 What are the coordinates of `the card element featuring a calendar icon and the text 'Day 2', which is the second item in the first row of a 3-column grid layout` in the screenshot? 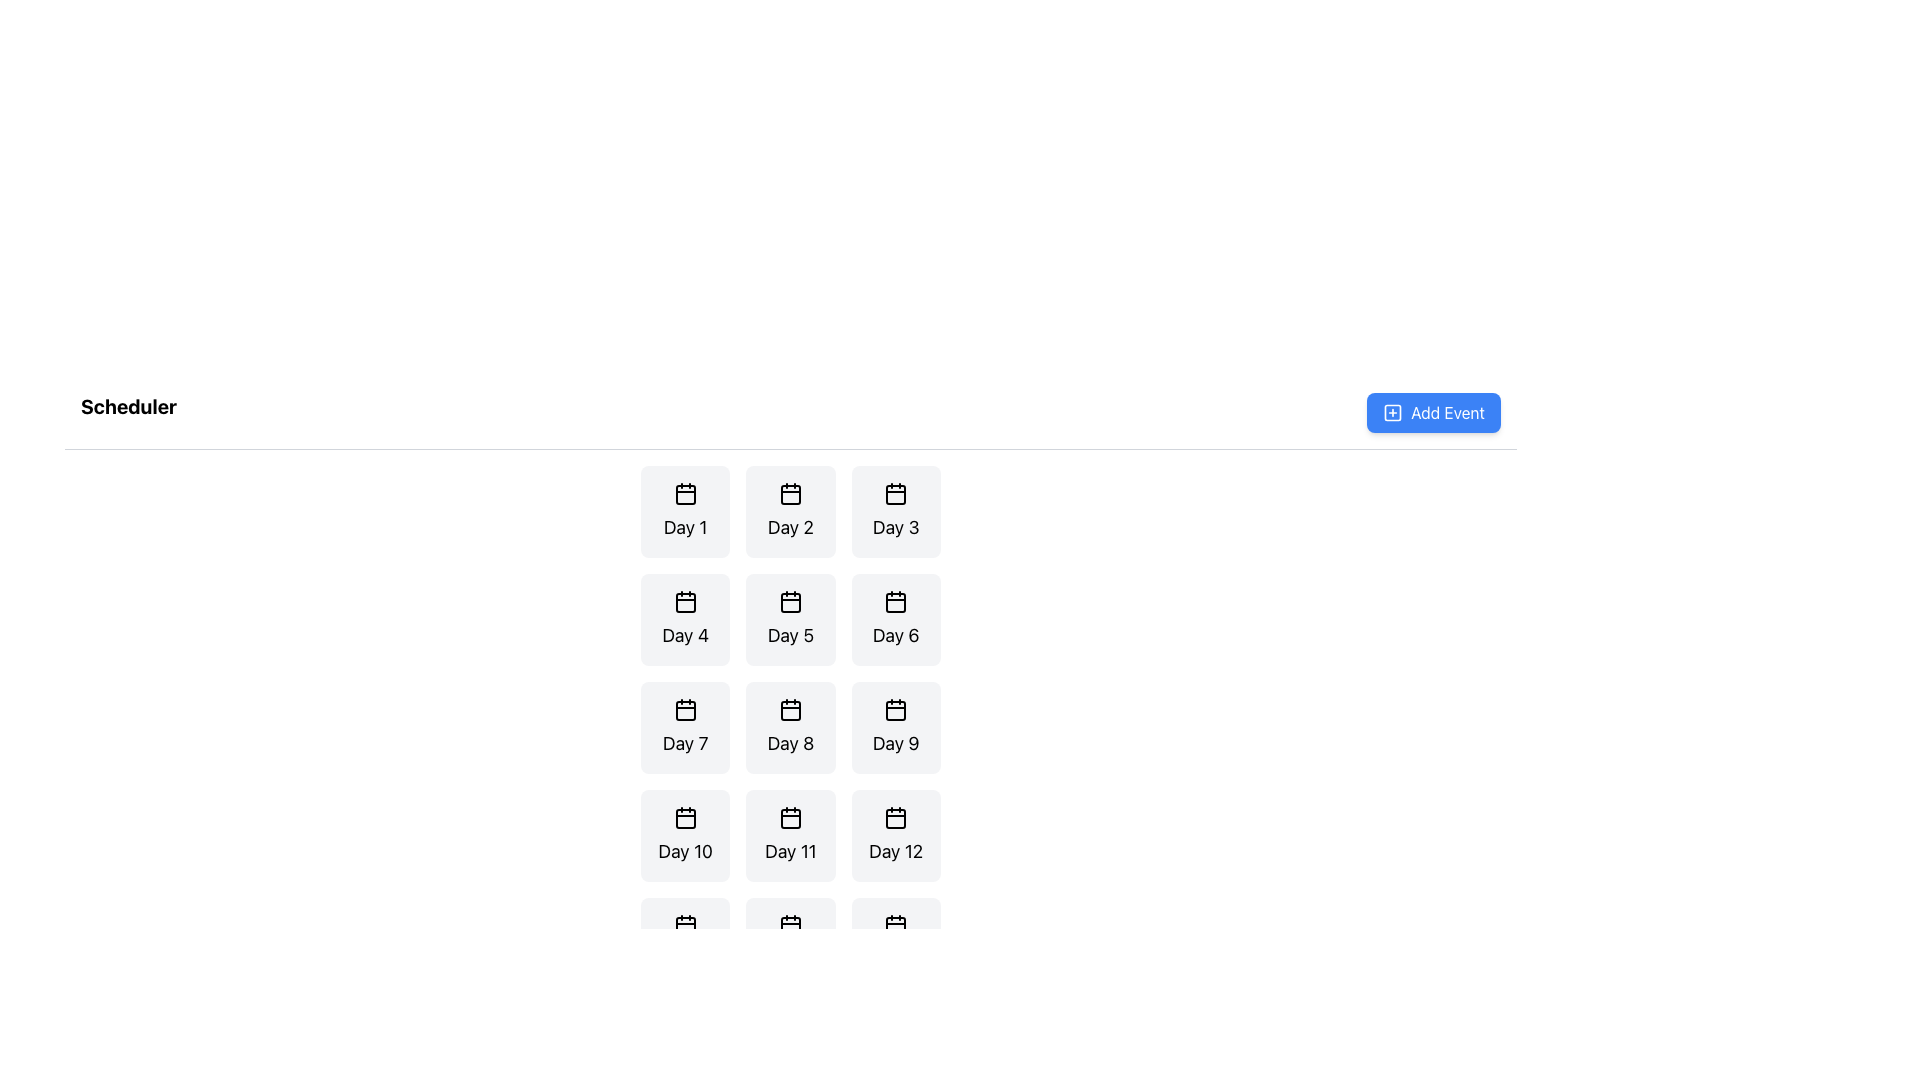 It's located at (790, 511).